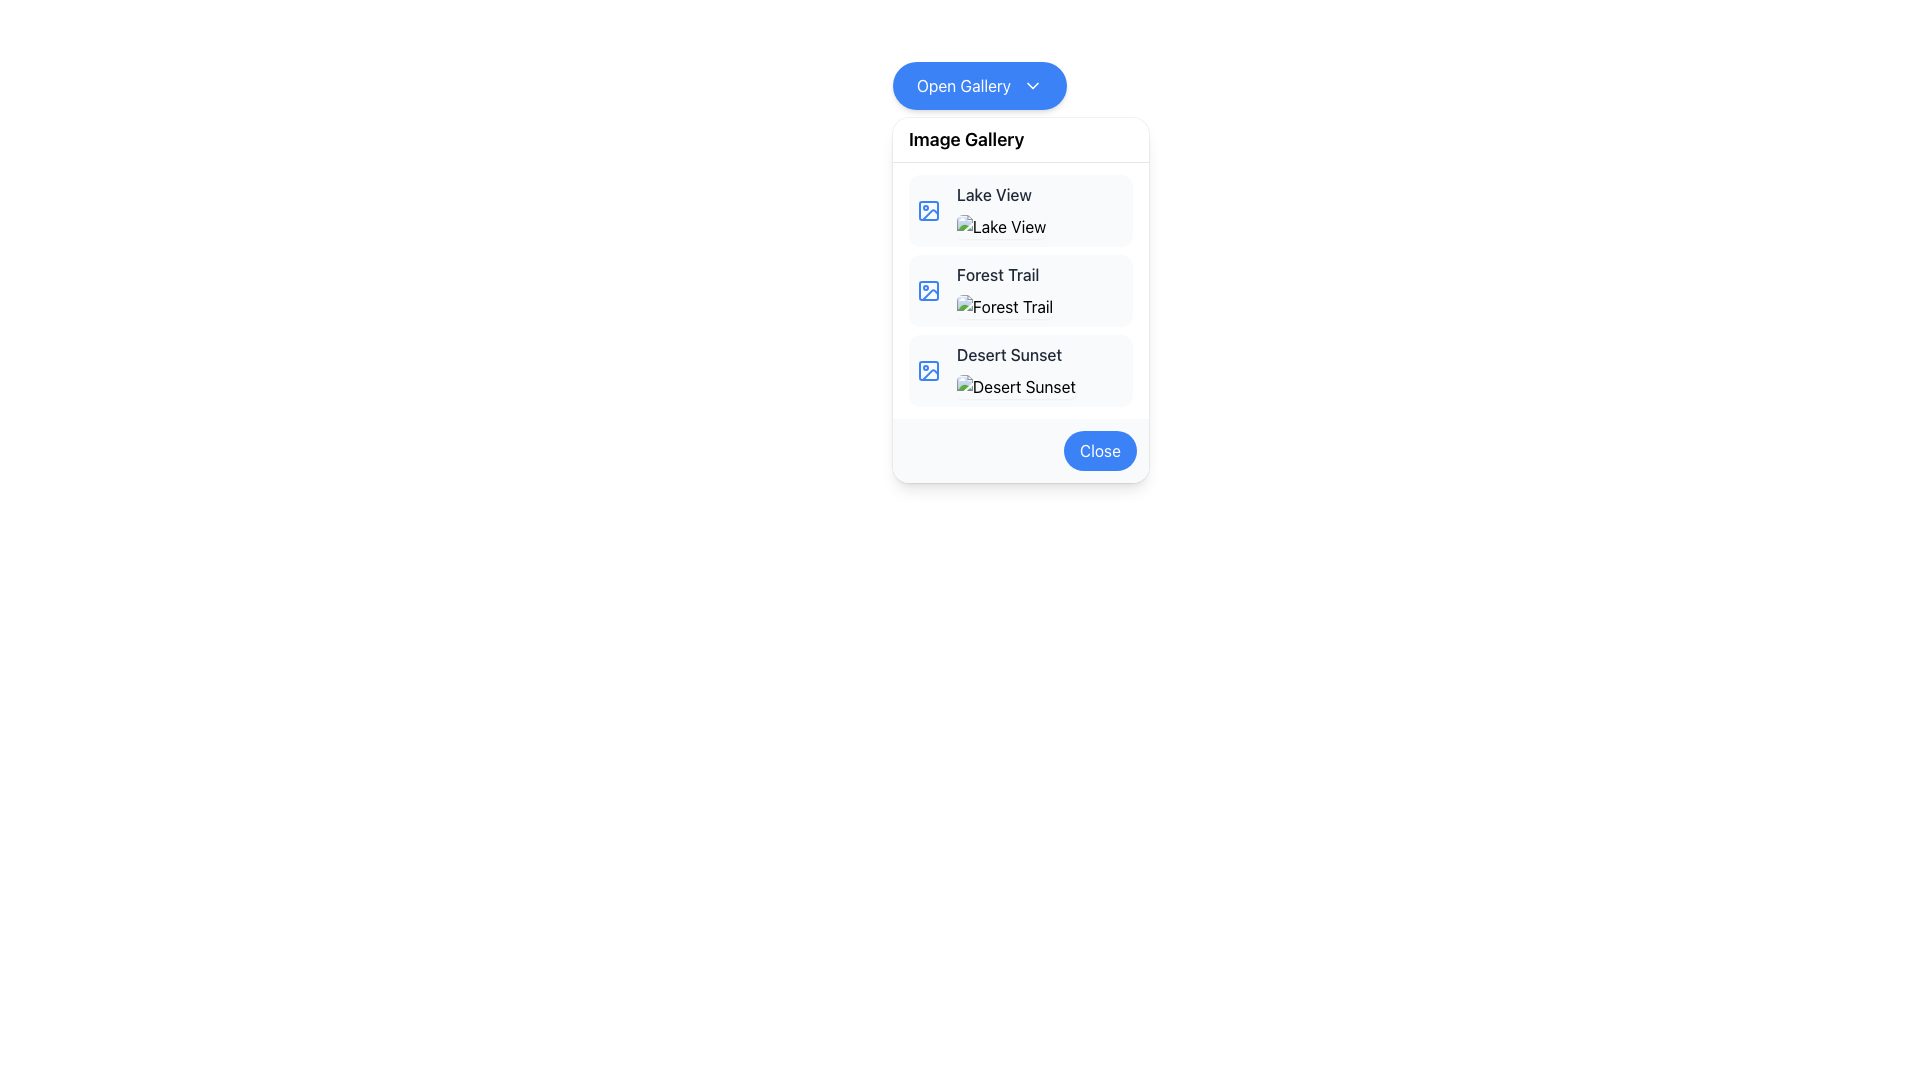 Image resolution: width=1920 pixels, height=1080 pixels. I want to click on the decorative Rectangle graphic component located at the top-left corner of the 'Image Gallery' group for the list item labeled 'Lake View', so click(927, 211).